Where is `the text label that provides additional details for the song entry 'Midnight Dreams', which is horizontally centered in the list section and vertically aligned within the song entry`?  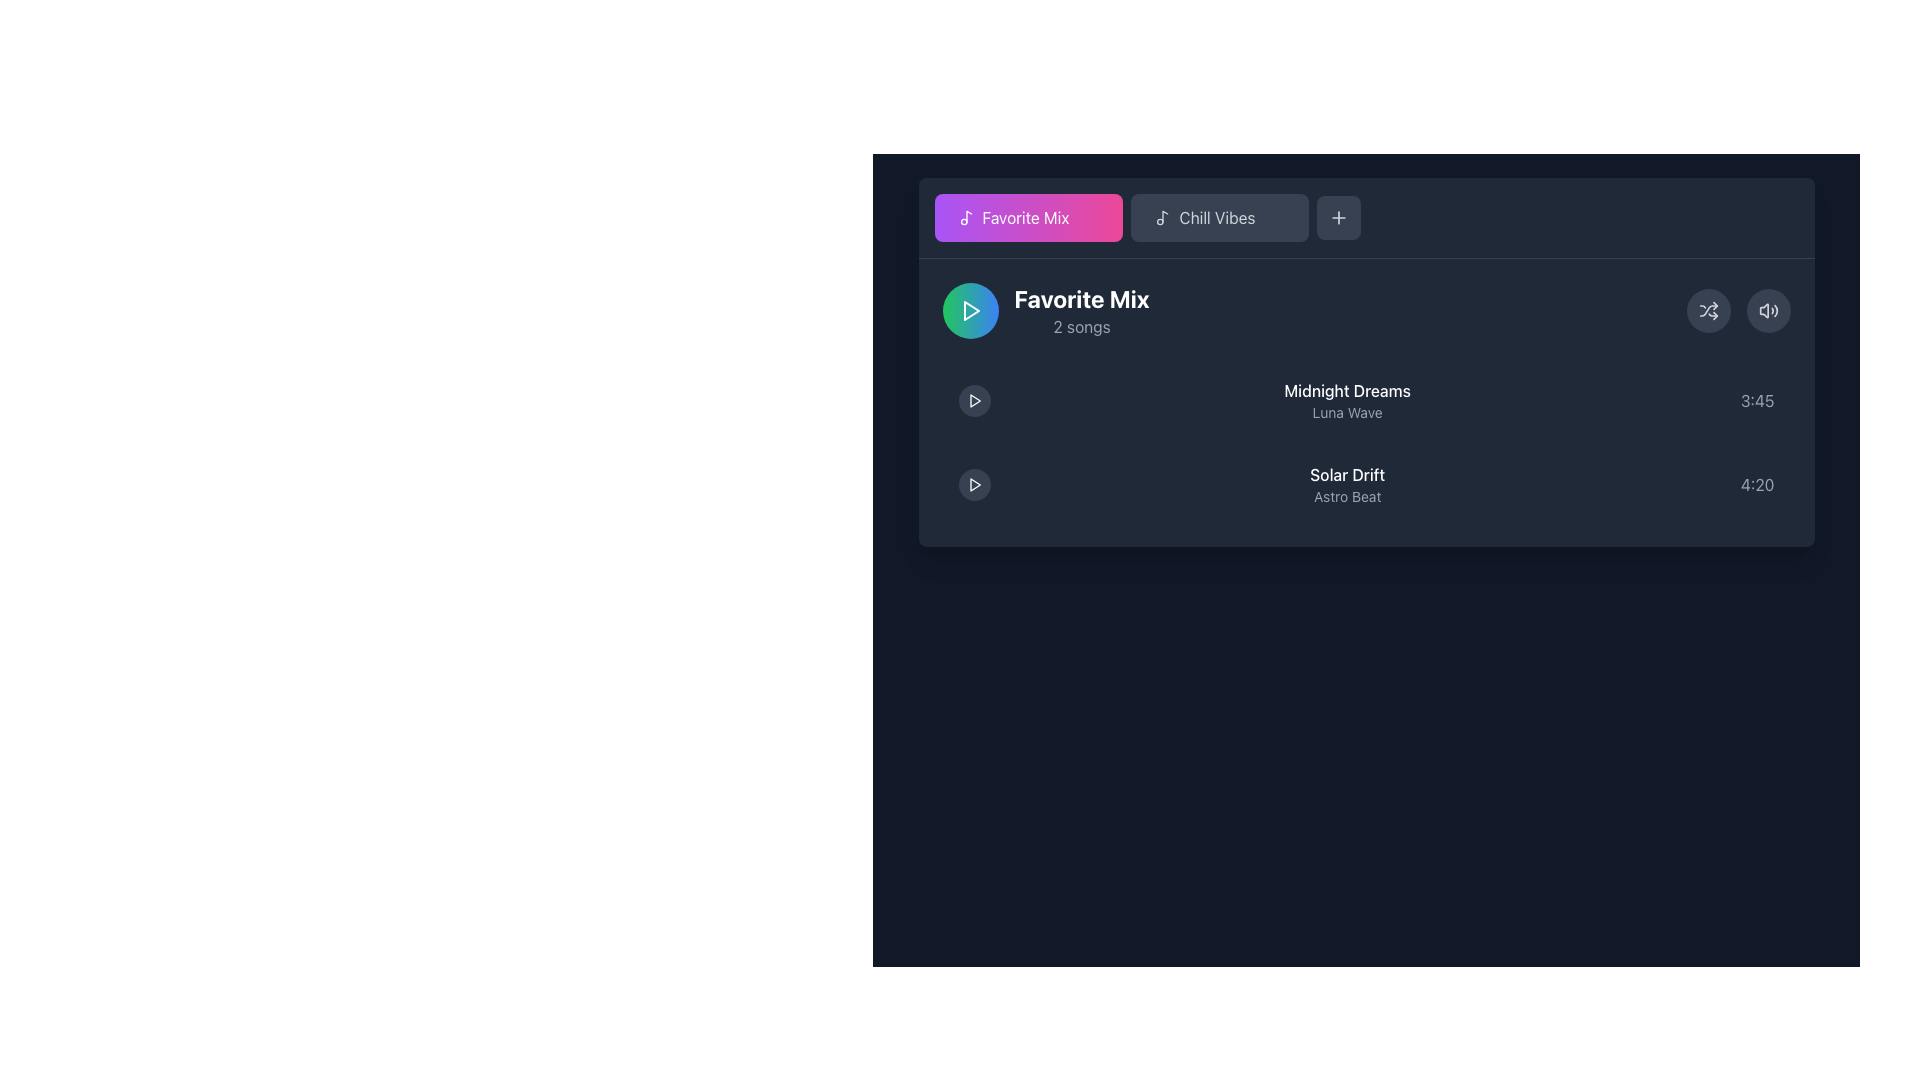
the text label that provides additional details for the song entry 'Midnight Dreams', which is horizontally centered in the list section and vertically aligned within the song entry is located at coordinates (1347, 411).